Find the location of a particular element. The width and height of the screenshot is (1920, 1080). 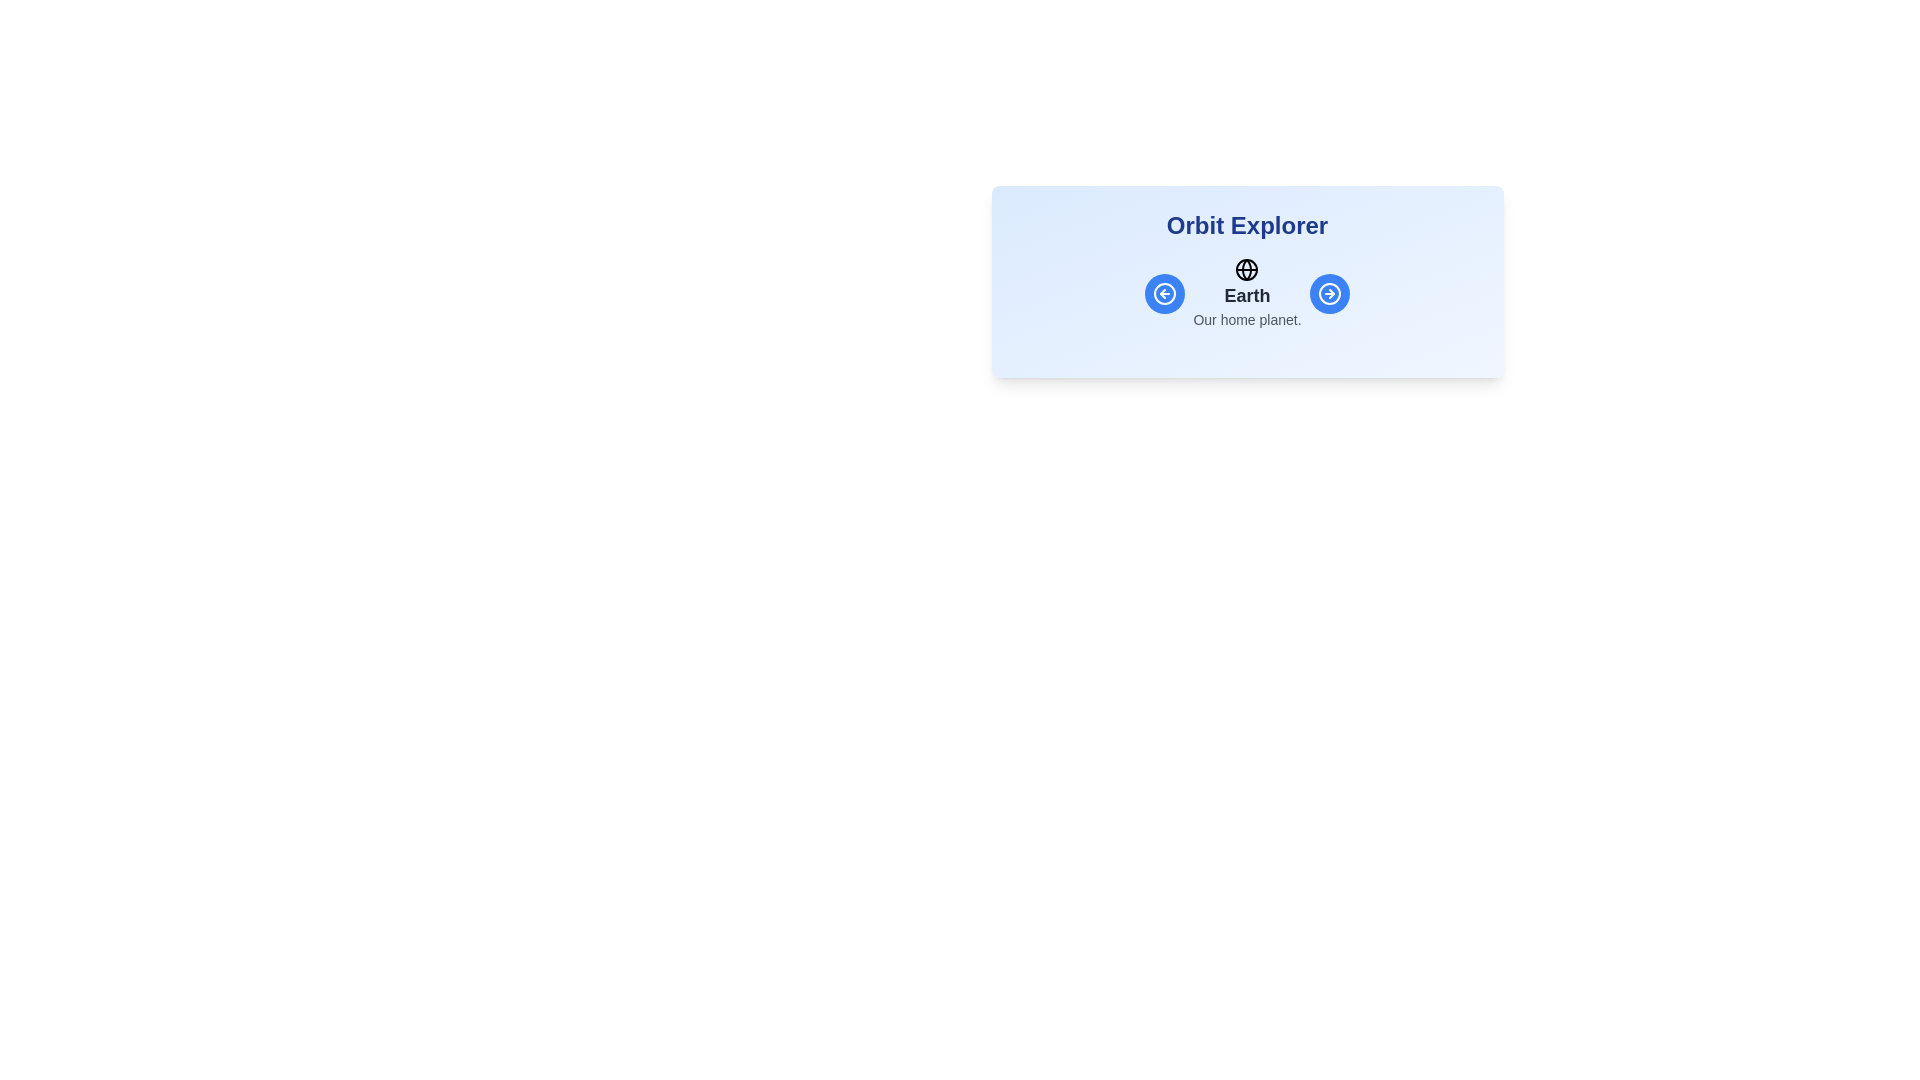

the Visual Descriptor with Icon and Text that features a globe icon and the label 'Earth' in bold text, positioned below the header 'Orbit Explorer' is located at coordinates (1246, 293).